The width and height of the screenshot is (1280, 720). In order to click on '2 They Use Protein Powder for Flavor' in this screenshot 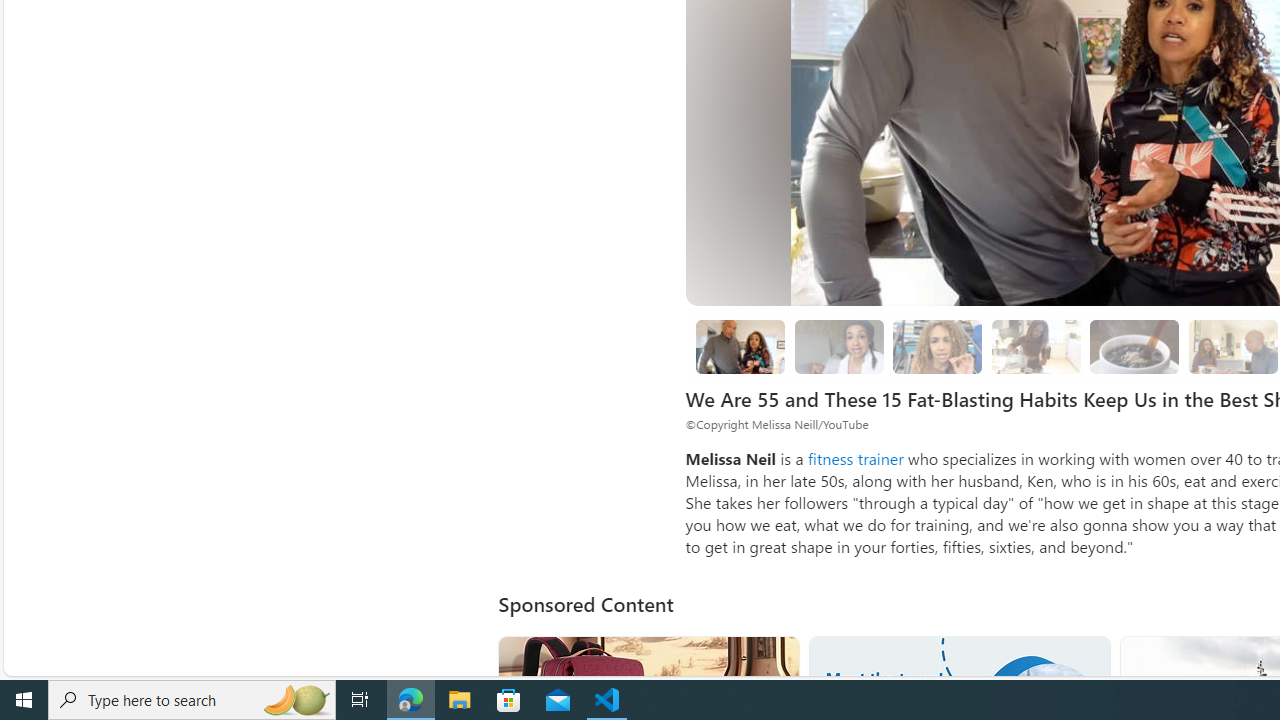, I will do `click(936, 346)`.